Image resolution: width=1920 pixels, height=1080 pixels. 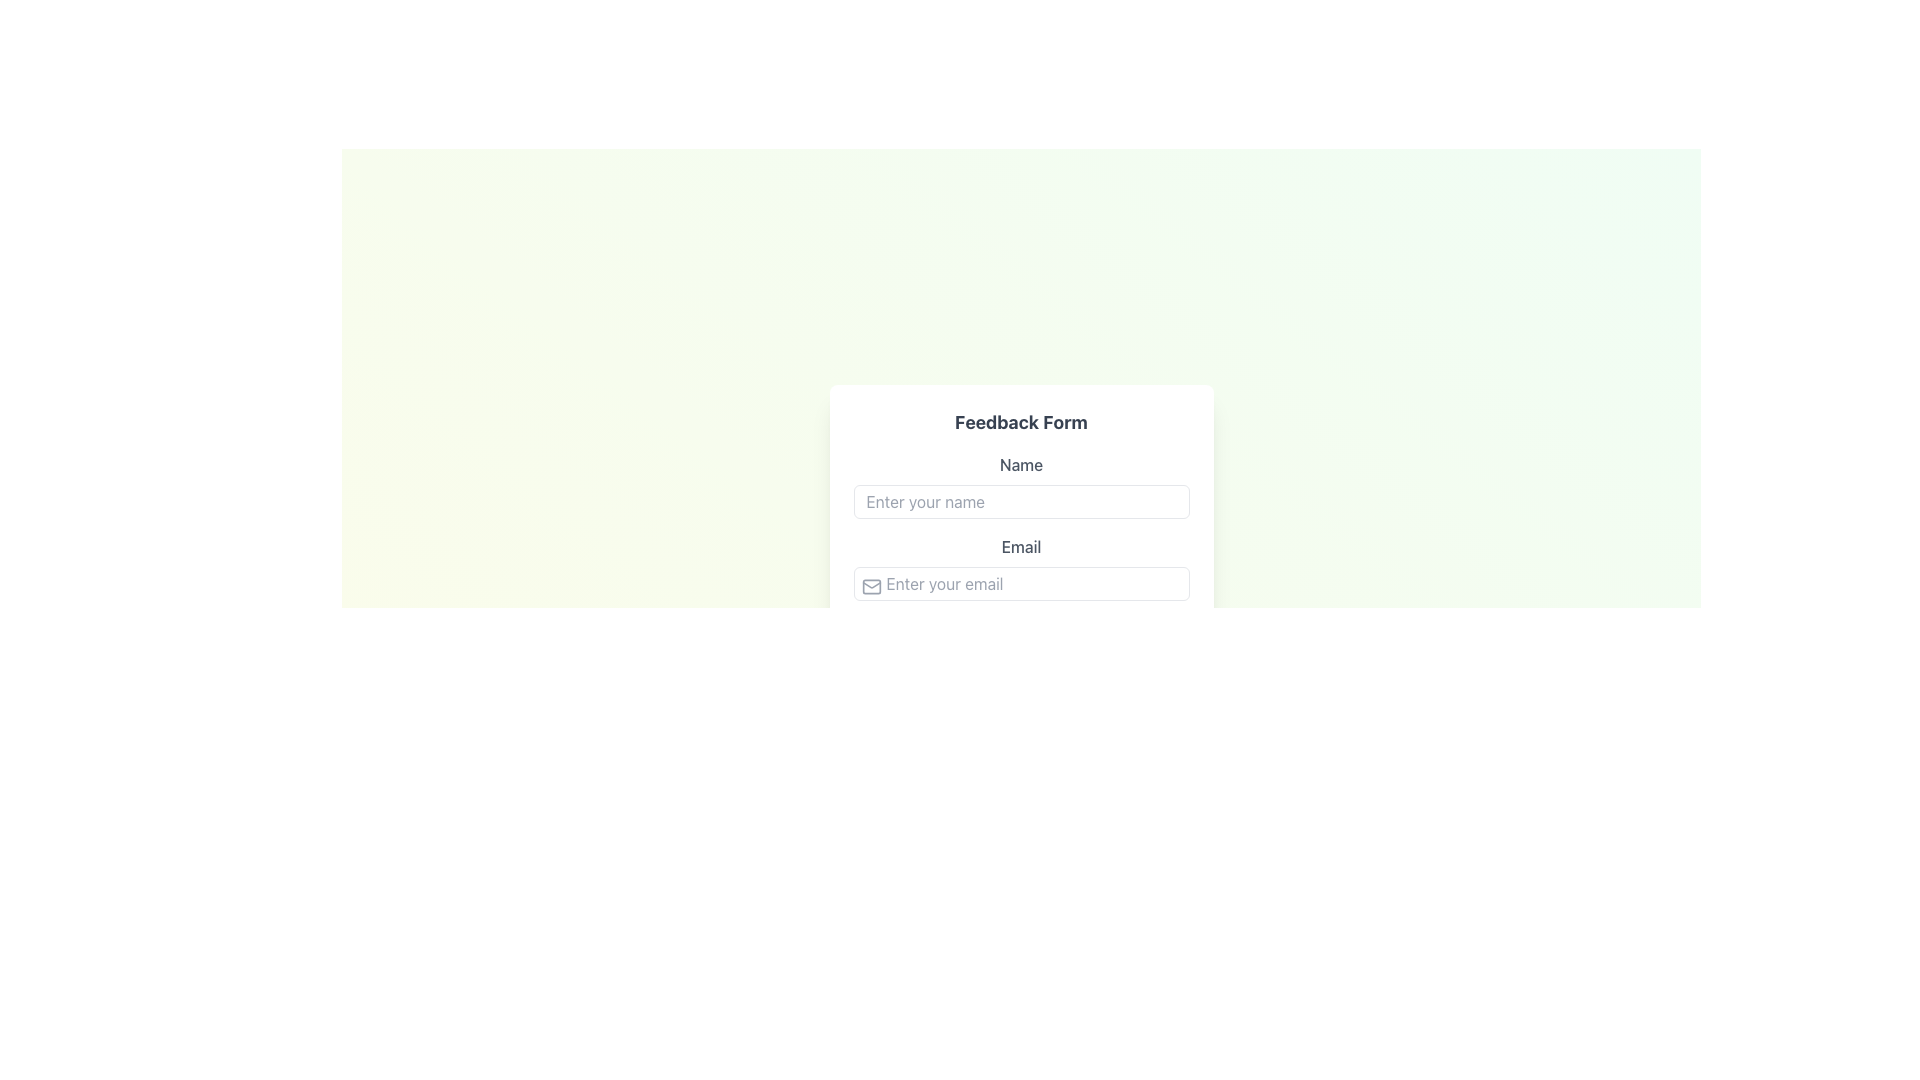 What do you see at coordinates (871, 585) in the screenshot?
I see `the email input icon located on the left margin inside the email input field, indicating that the adjacent text field is for email addresses` at bounding box center [871, 585].